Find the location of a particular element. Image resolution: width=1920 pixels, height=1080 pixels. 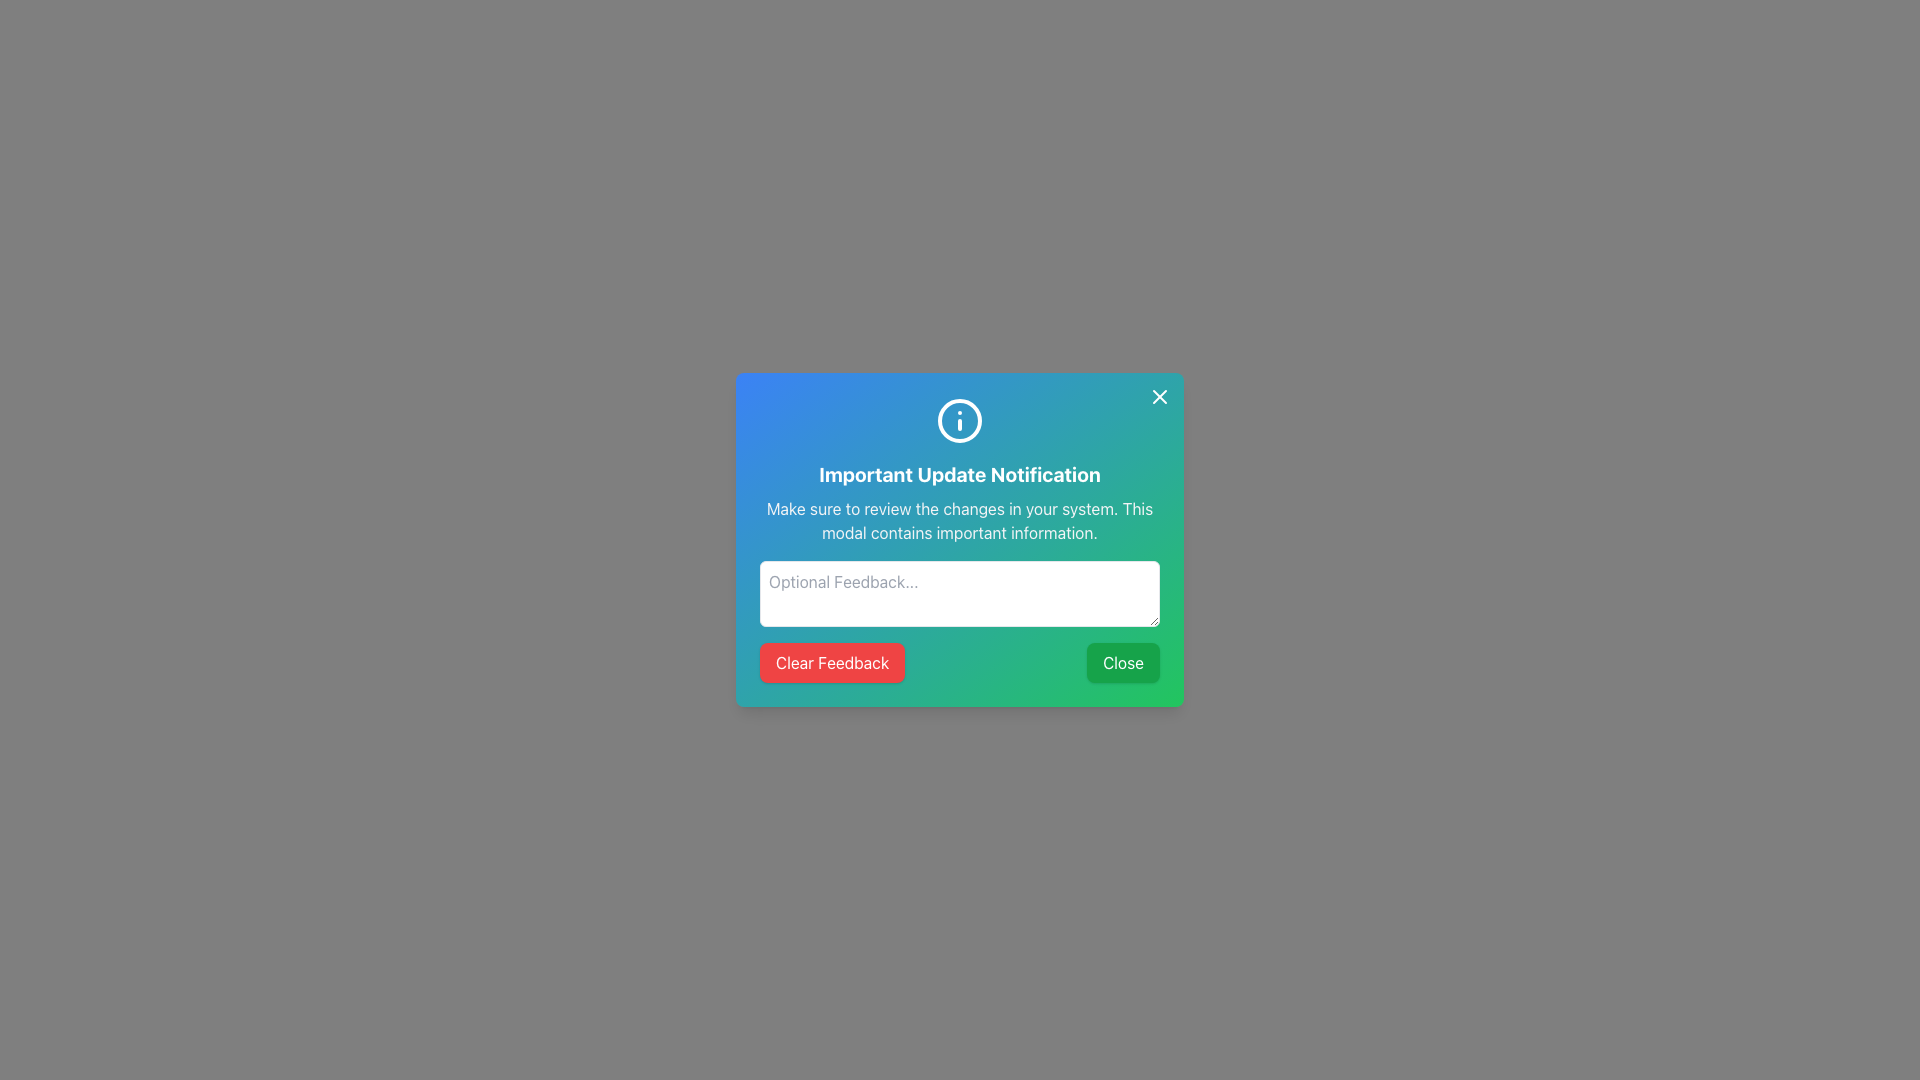

the button represented by an 'X' icon in the top-right corner of the modal dialog to trigger the hover transition effect is located at coordinates (1160, 397).